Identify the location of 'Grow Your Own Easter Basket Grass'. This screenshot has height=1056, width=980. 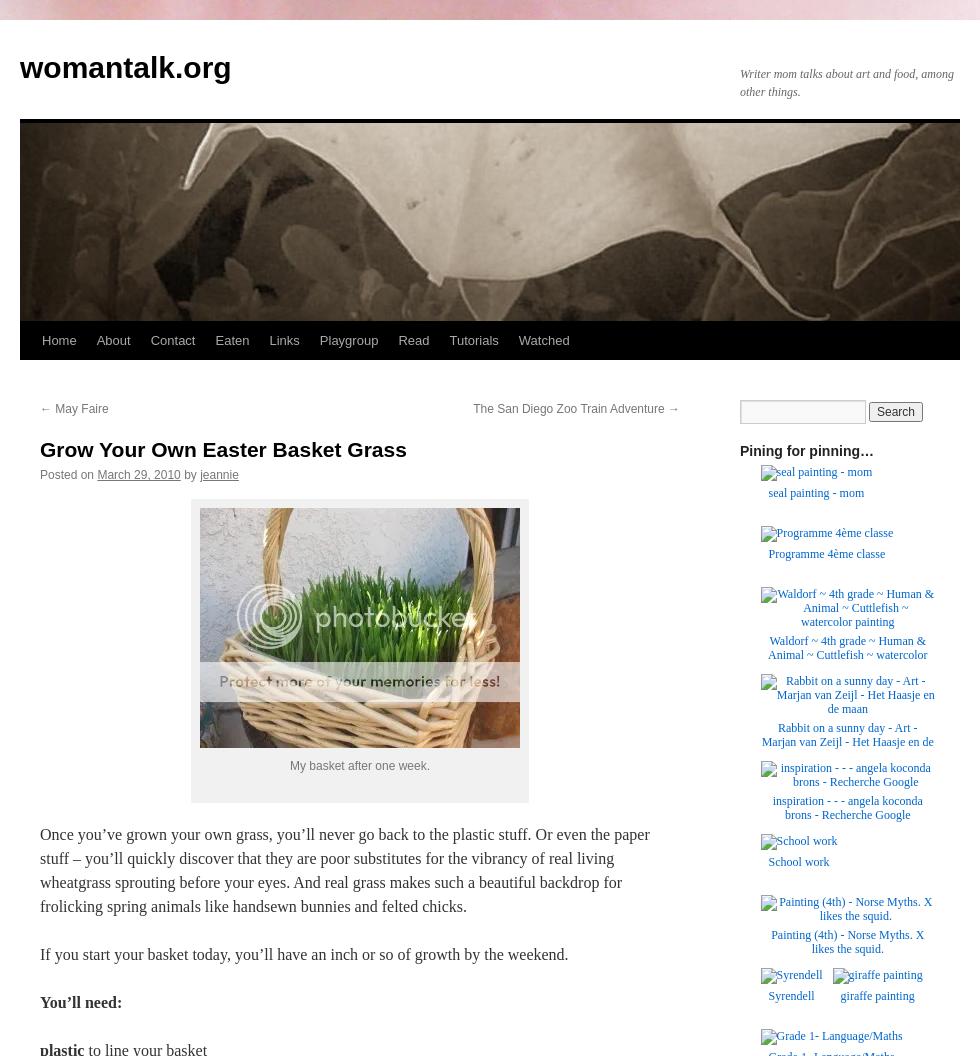
(223, 449).